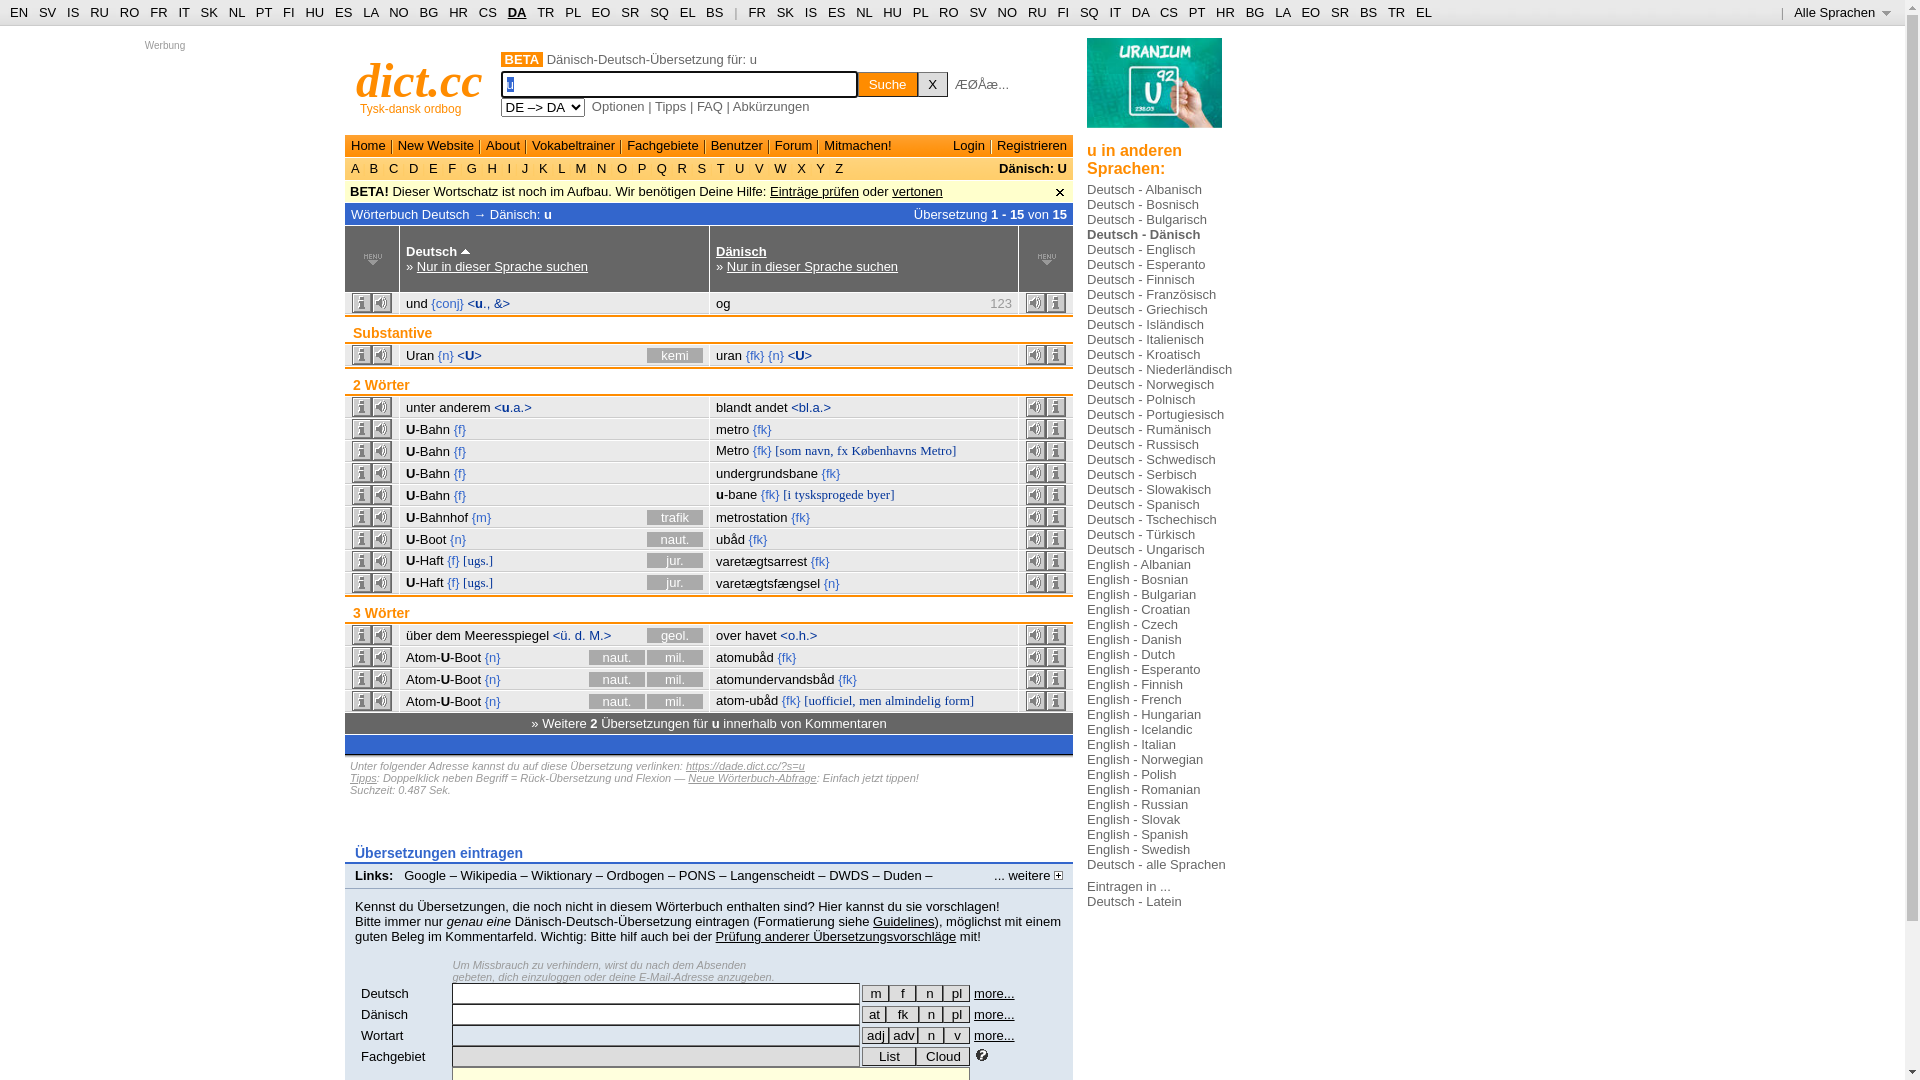 The width and height of the screenshot is (1920, 1080). I want to click on 'adv', so click(902, 1035).